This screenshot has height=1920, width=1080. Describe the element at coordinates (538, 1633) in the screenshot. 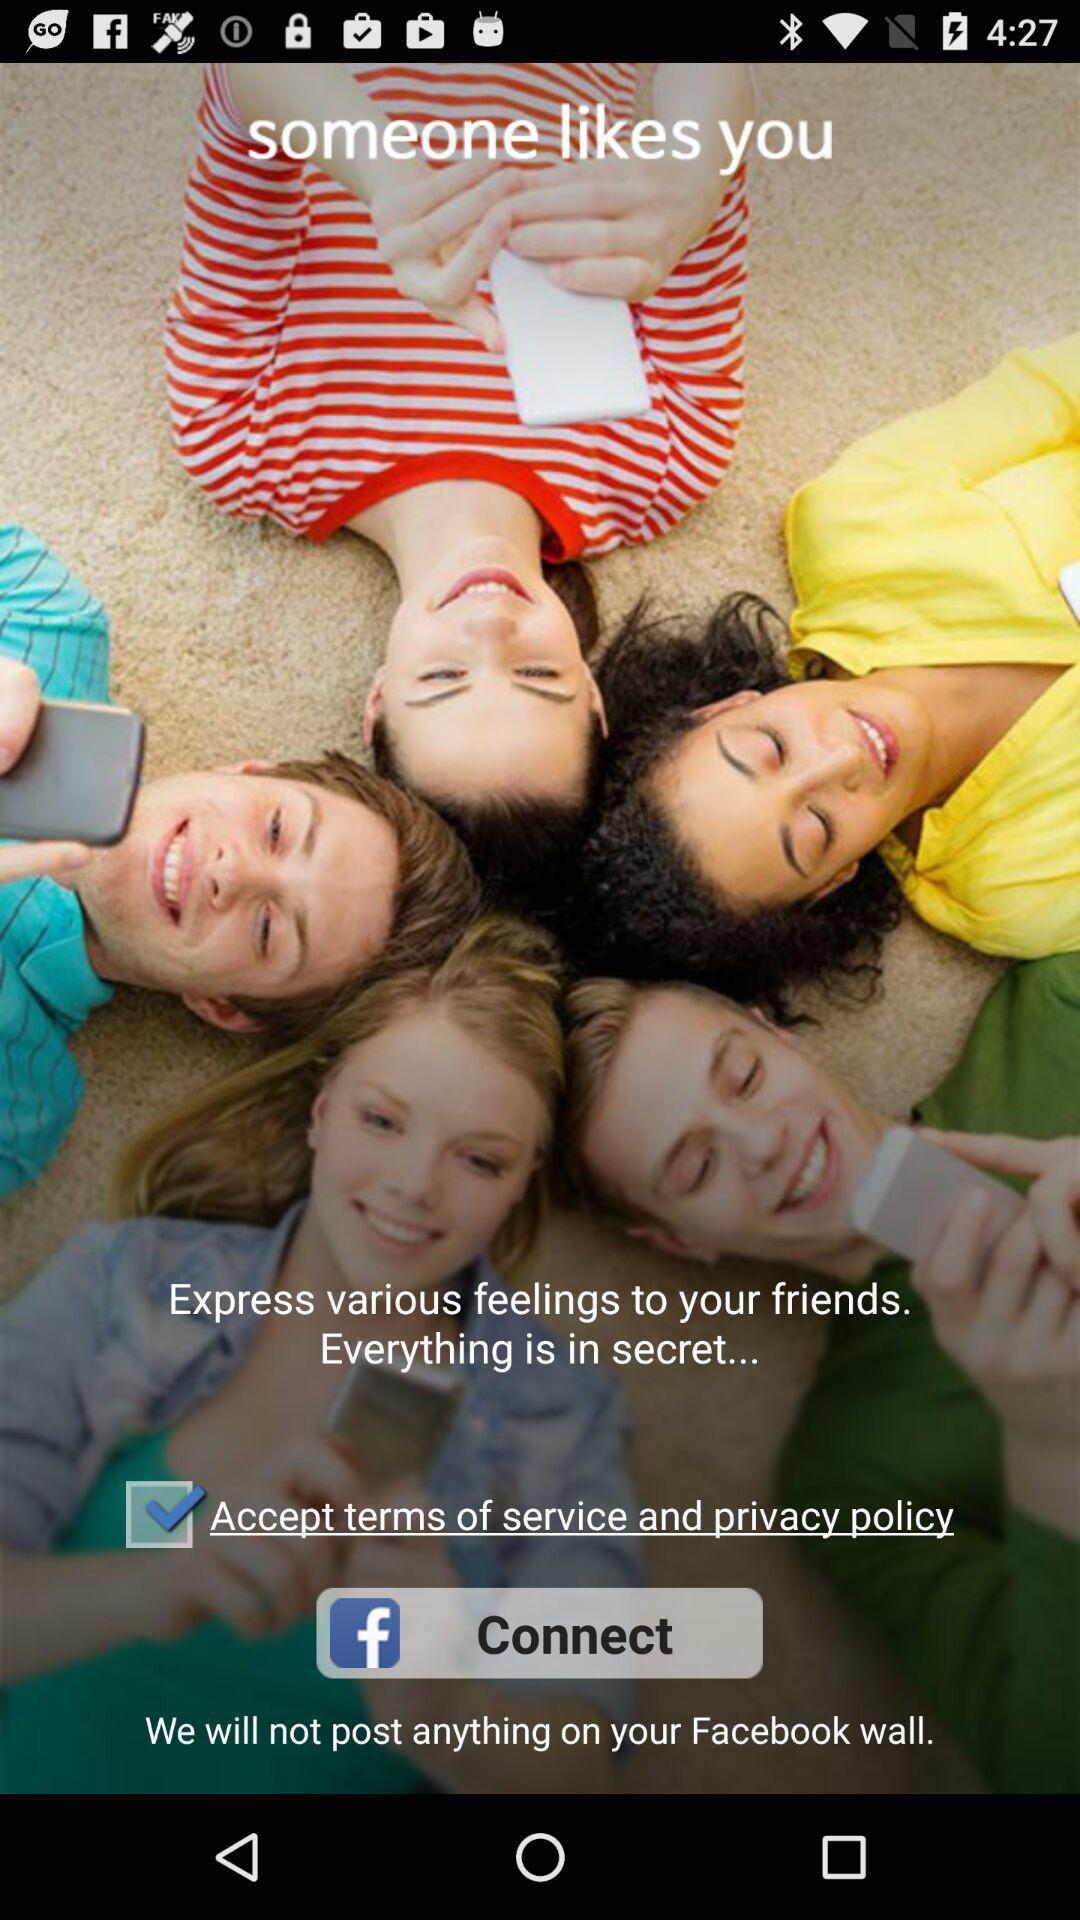

I see `app above we will not` at that location.